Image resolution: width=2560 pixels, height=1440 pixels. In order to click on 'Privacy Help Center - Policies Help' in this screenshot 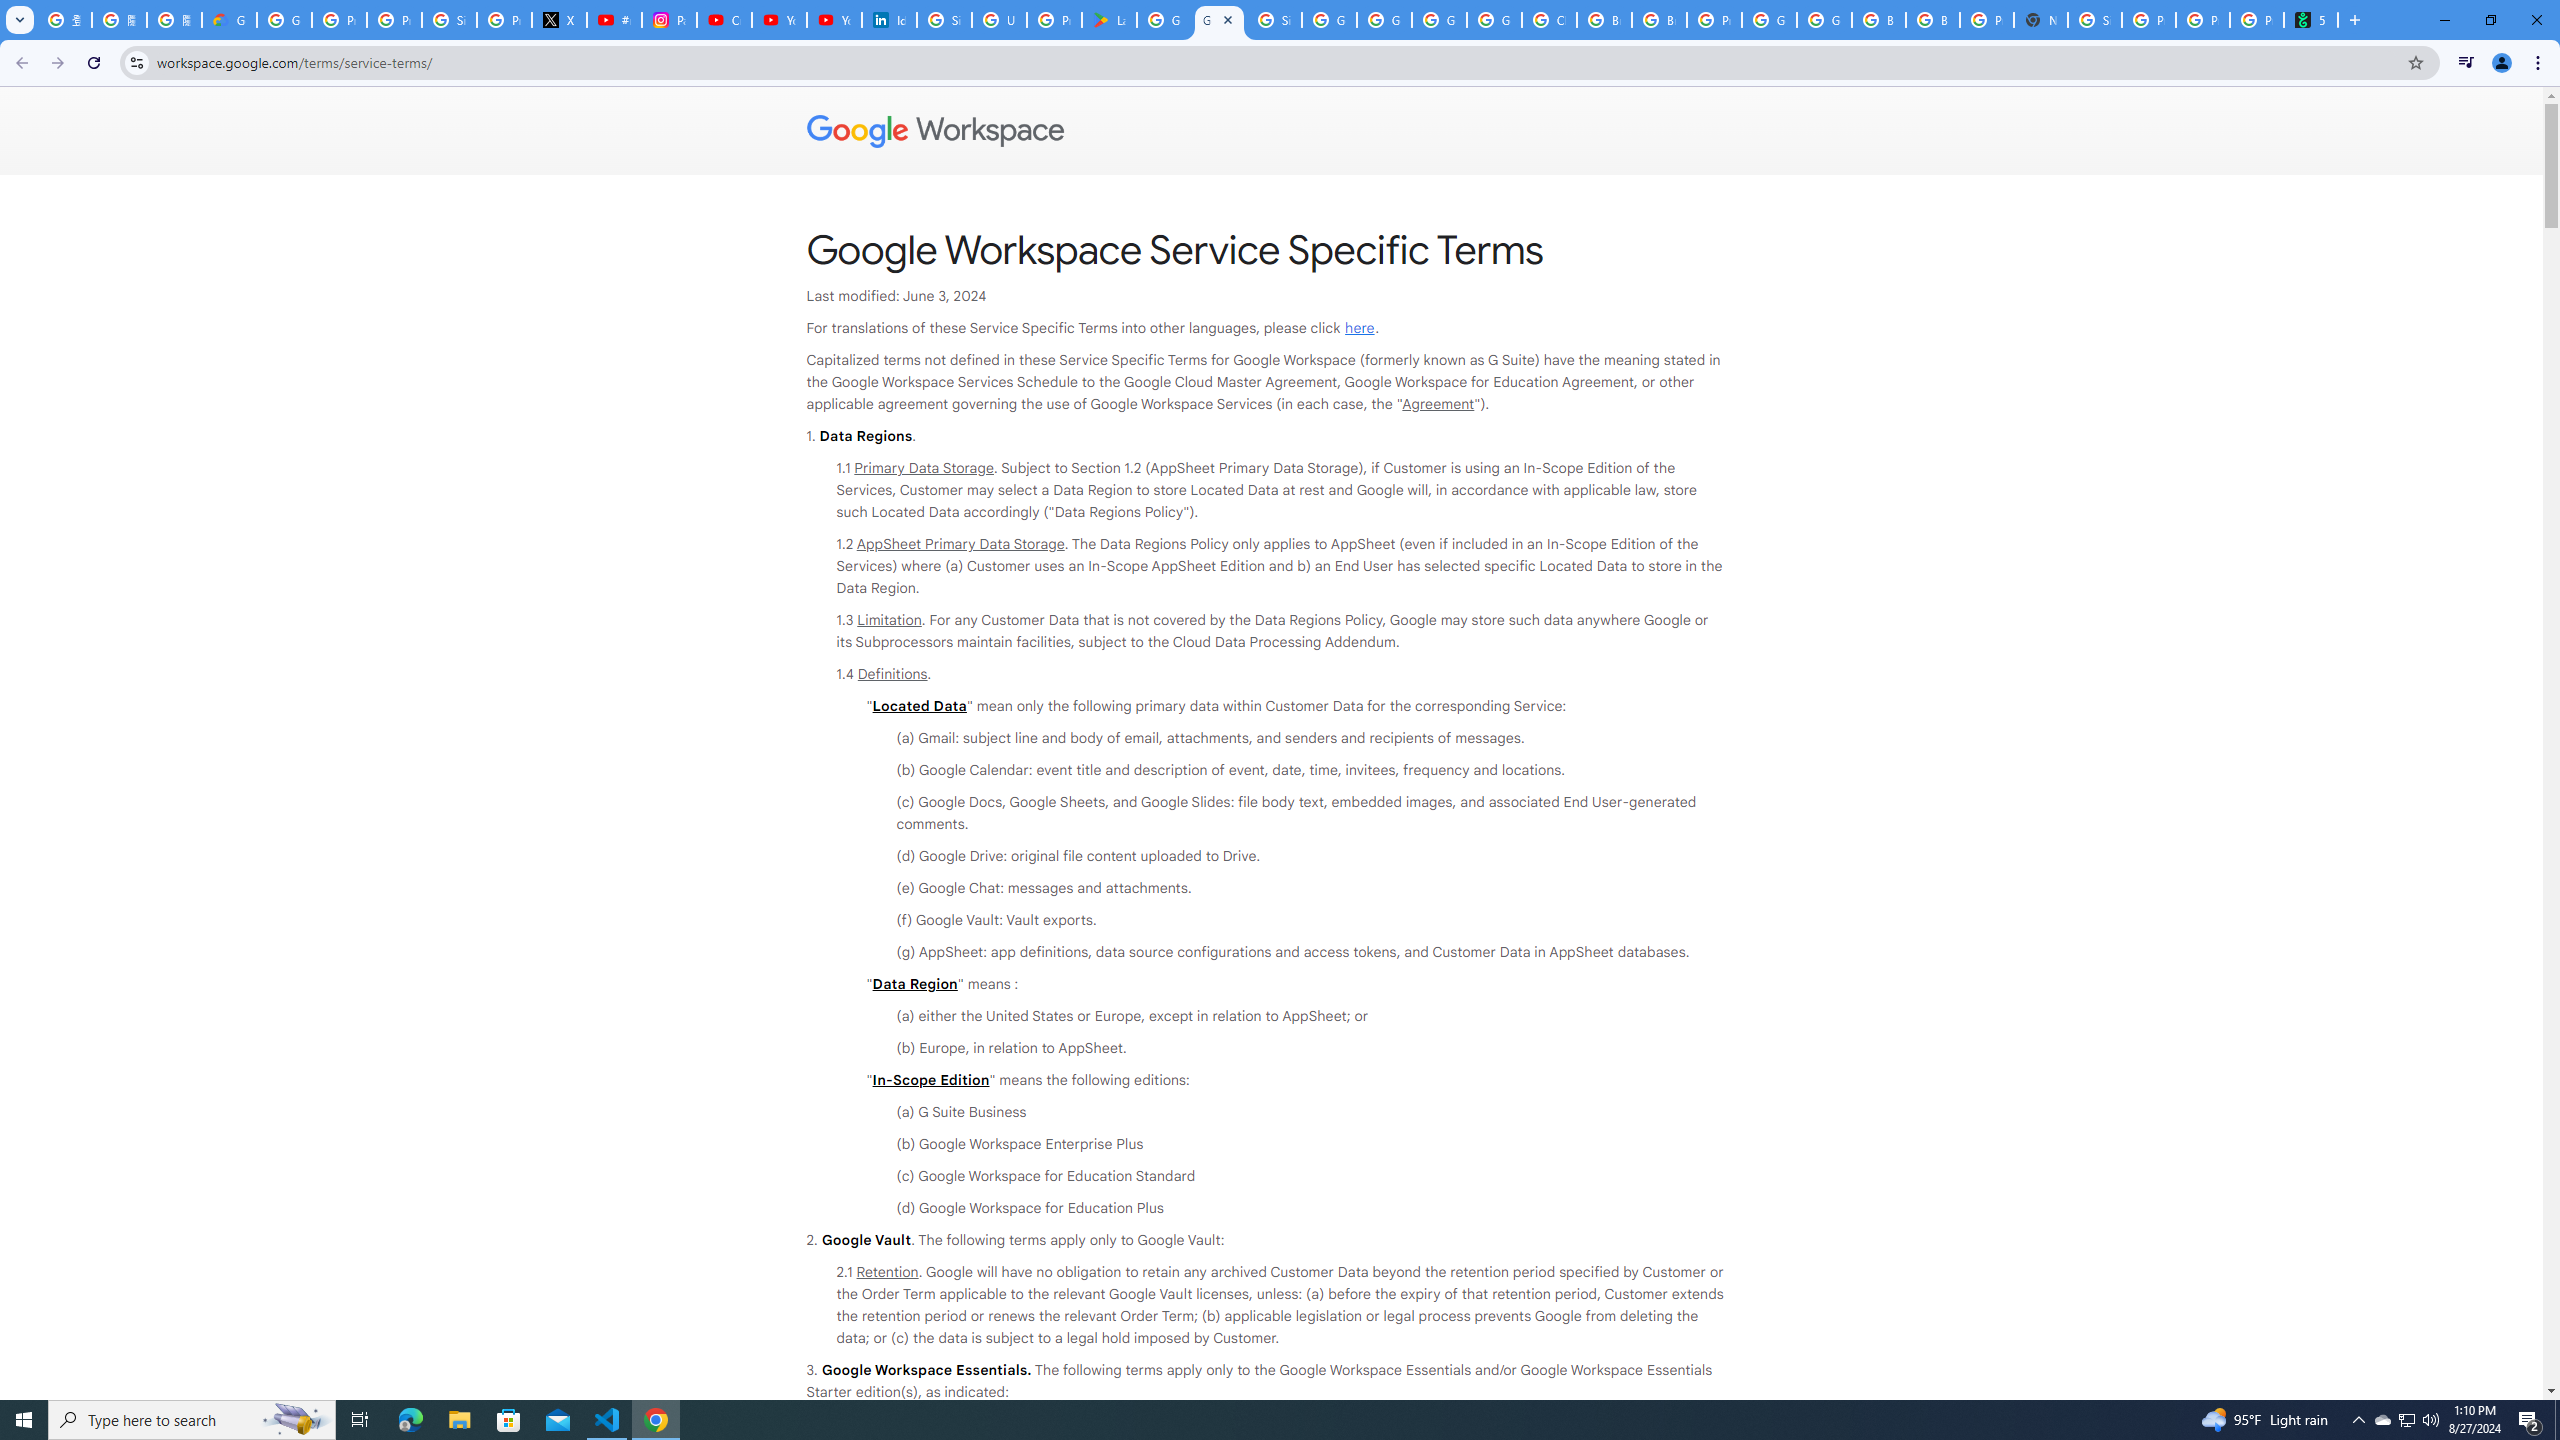, I will do `click(394, 19)`.